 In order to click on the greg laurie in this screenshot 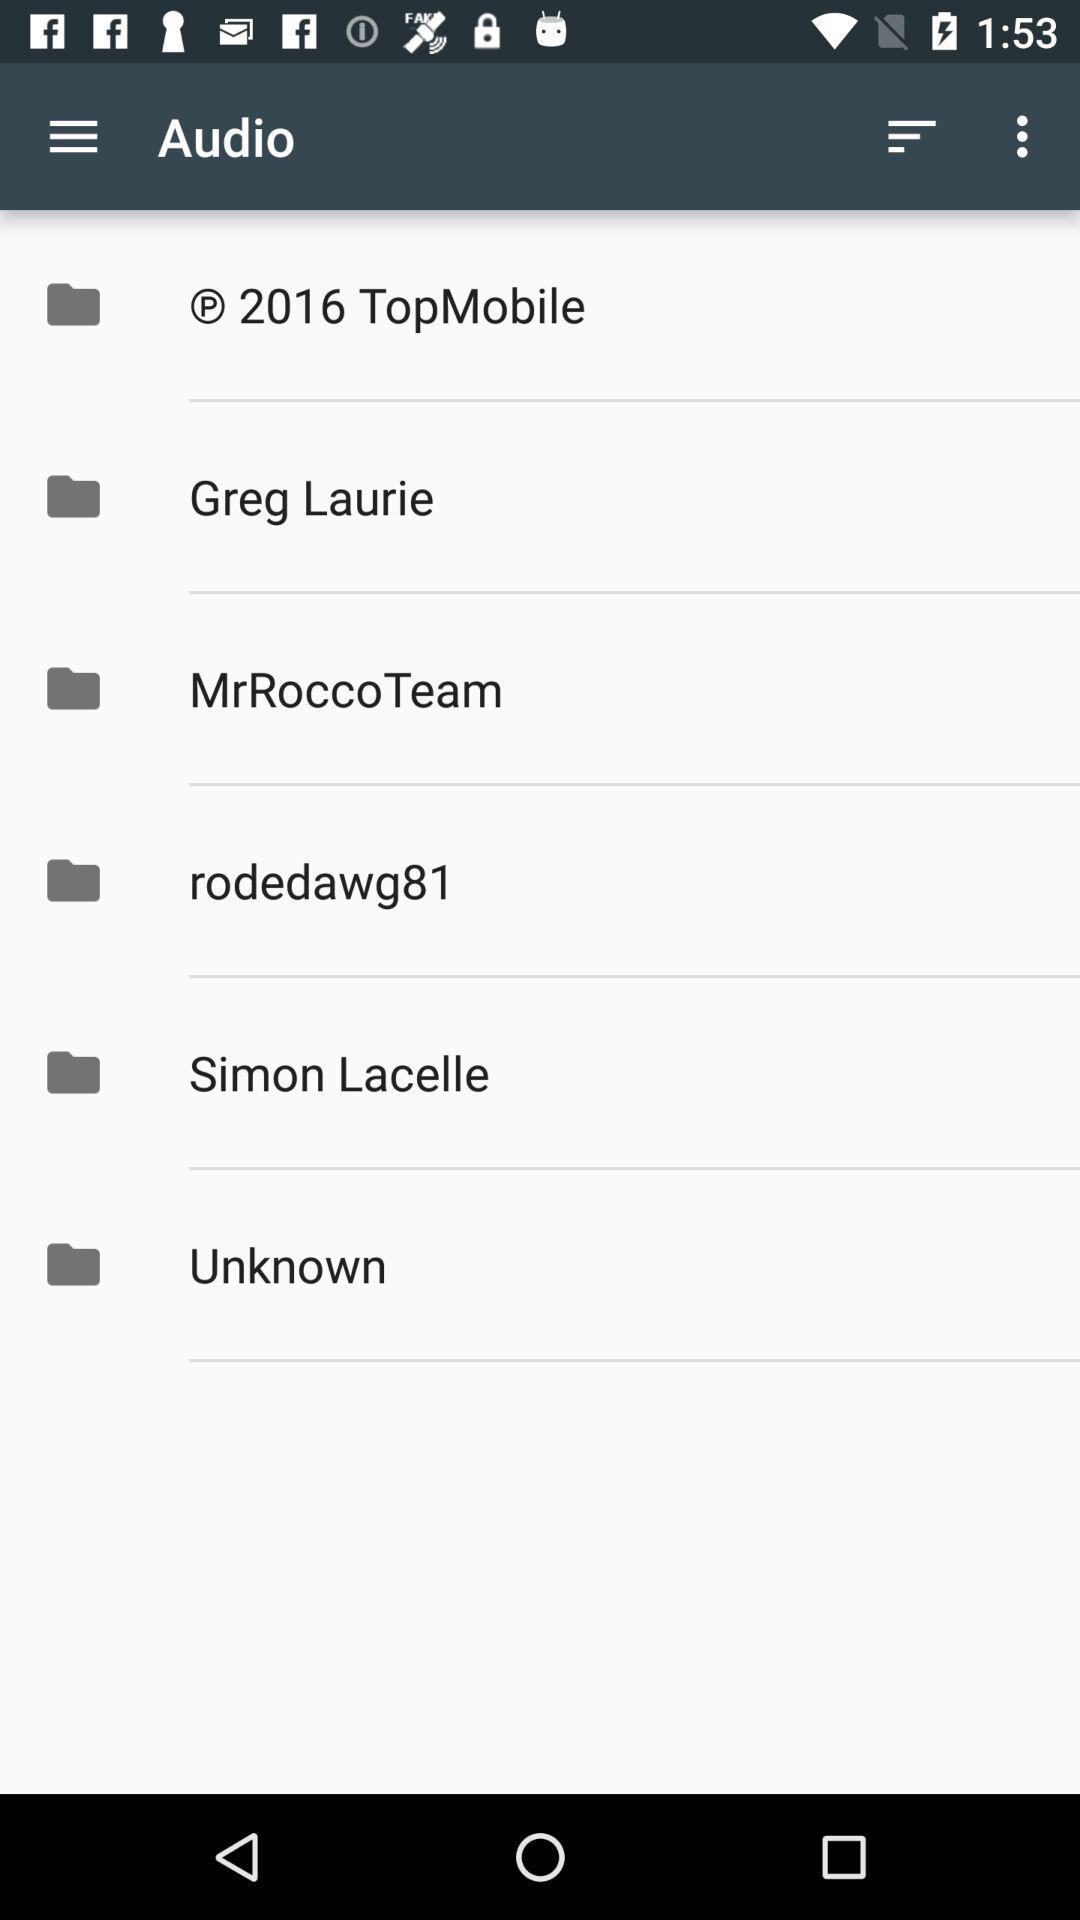, I will do `click(612, 496)`.